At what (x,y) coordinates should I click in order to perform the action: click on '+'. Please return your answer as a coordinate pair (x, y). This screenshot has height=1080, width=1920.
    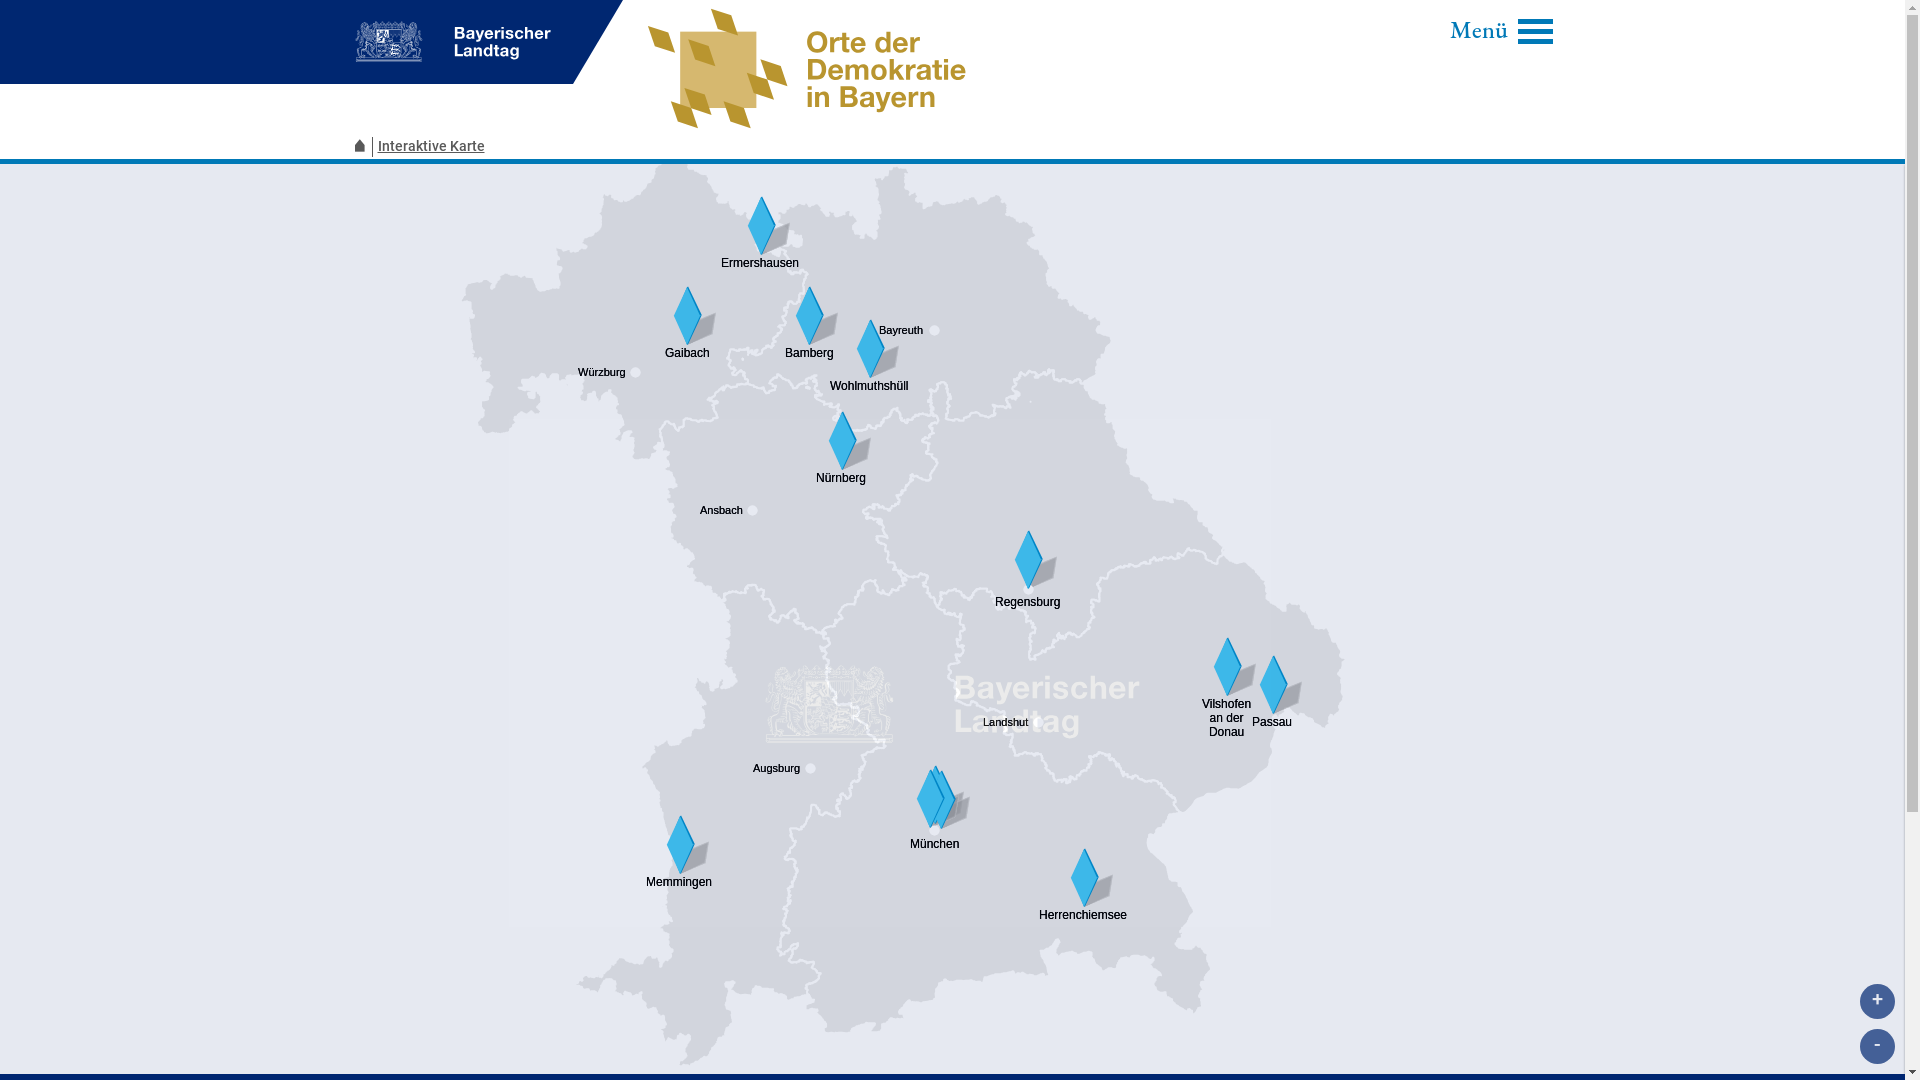
    Looking at the image, I should click on (1876, 1001).